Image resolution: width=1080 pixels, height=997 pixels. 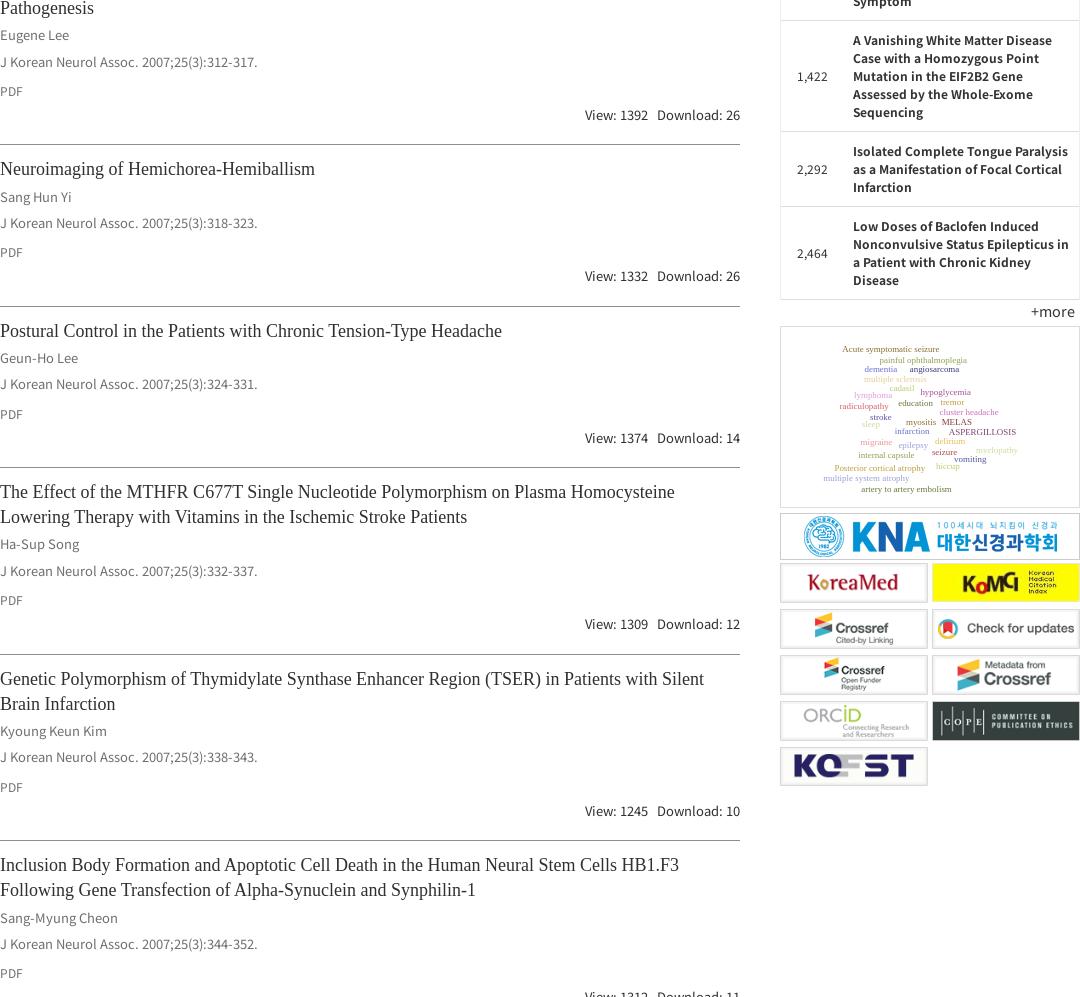 I want to click on 'tremor', so click(x=870, y=426).